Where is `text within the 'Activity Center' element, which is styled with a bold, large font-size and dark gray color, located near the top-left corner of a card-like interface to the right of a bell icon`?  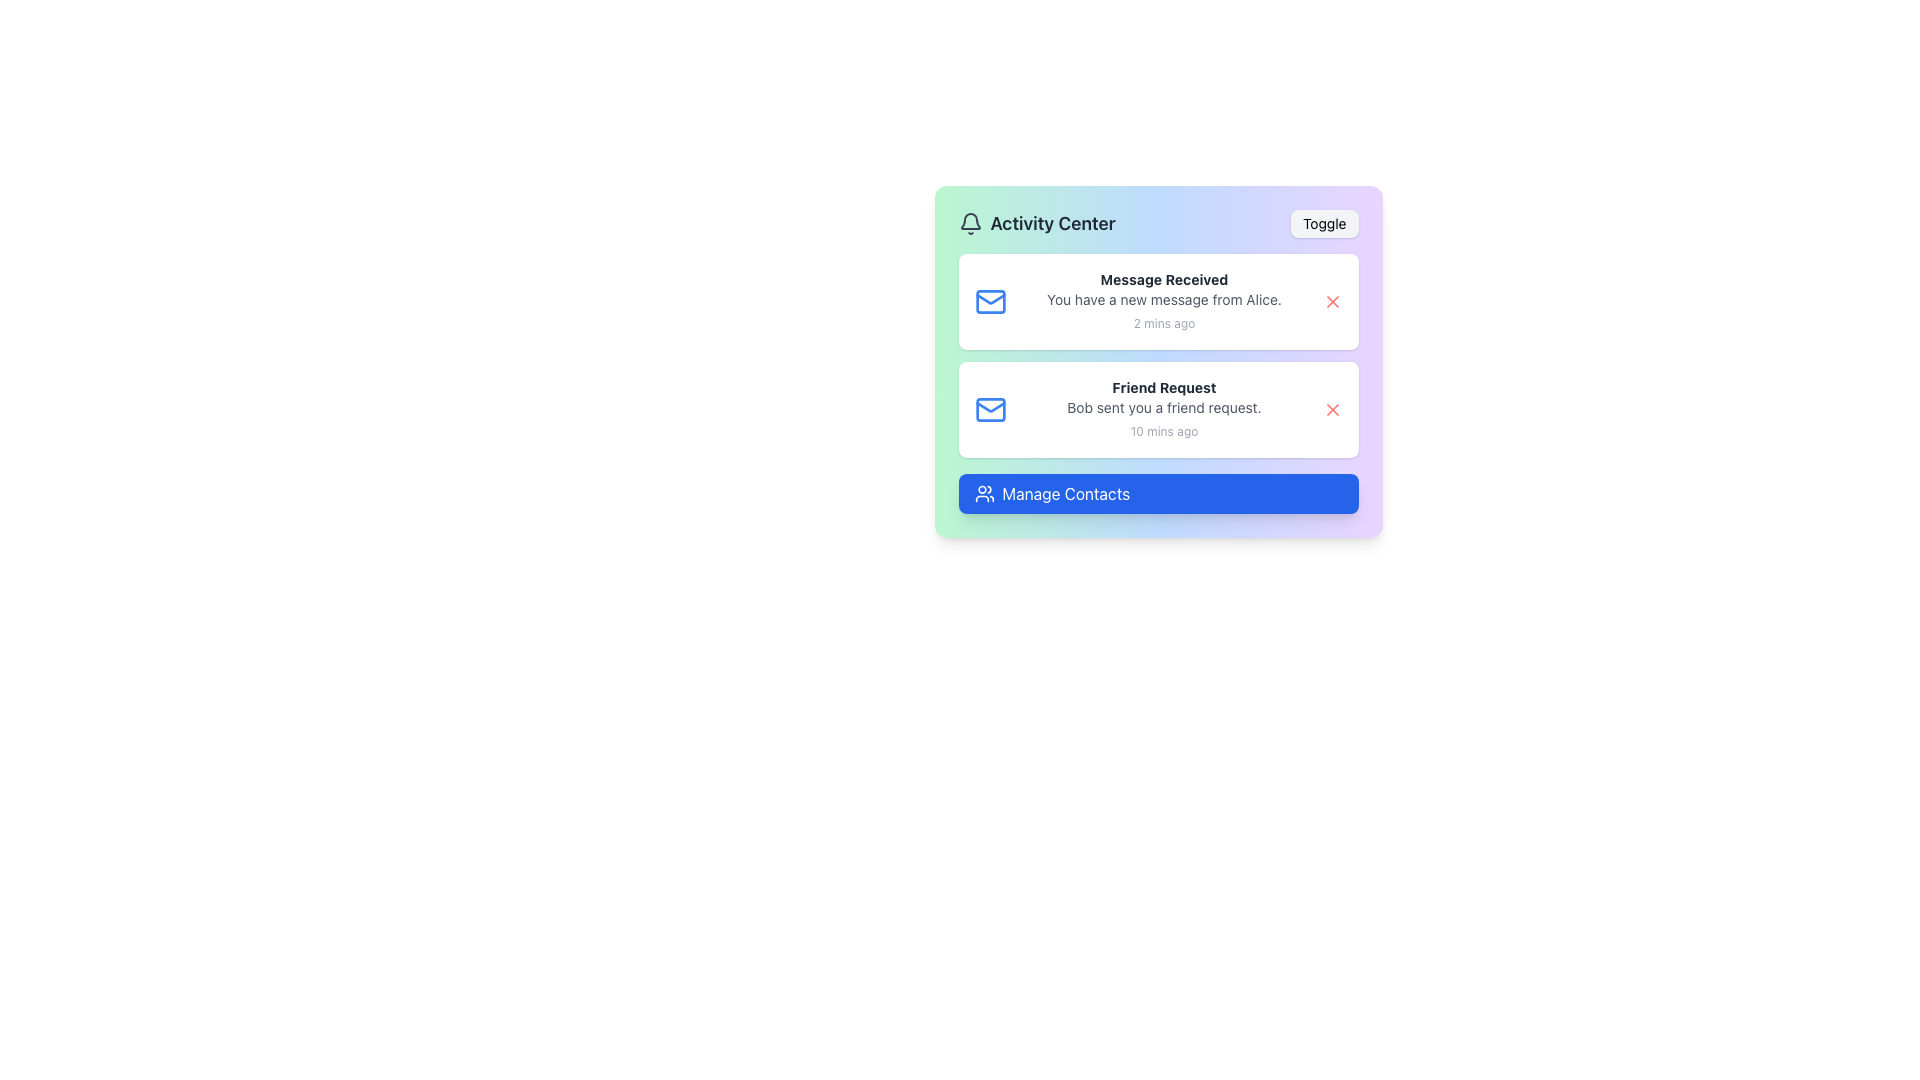 text within the 'Activity Center' element, which is styled with a bold, large font-size and dark gray color, located near the top-left corner of a card-like interface to the right of a bell icon is located at coordinates (1052, 223).